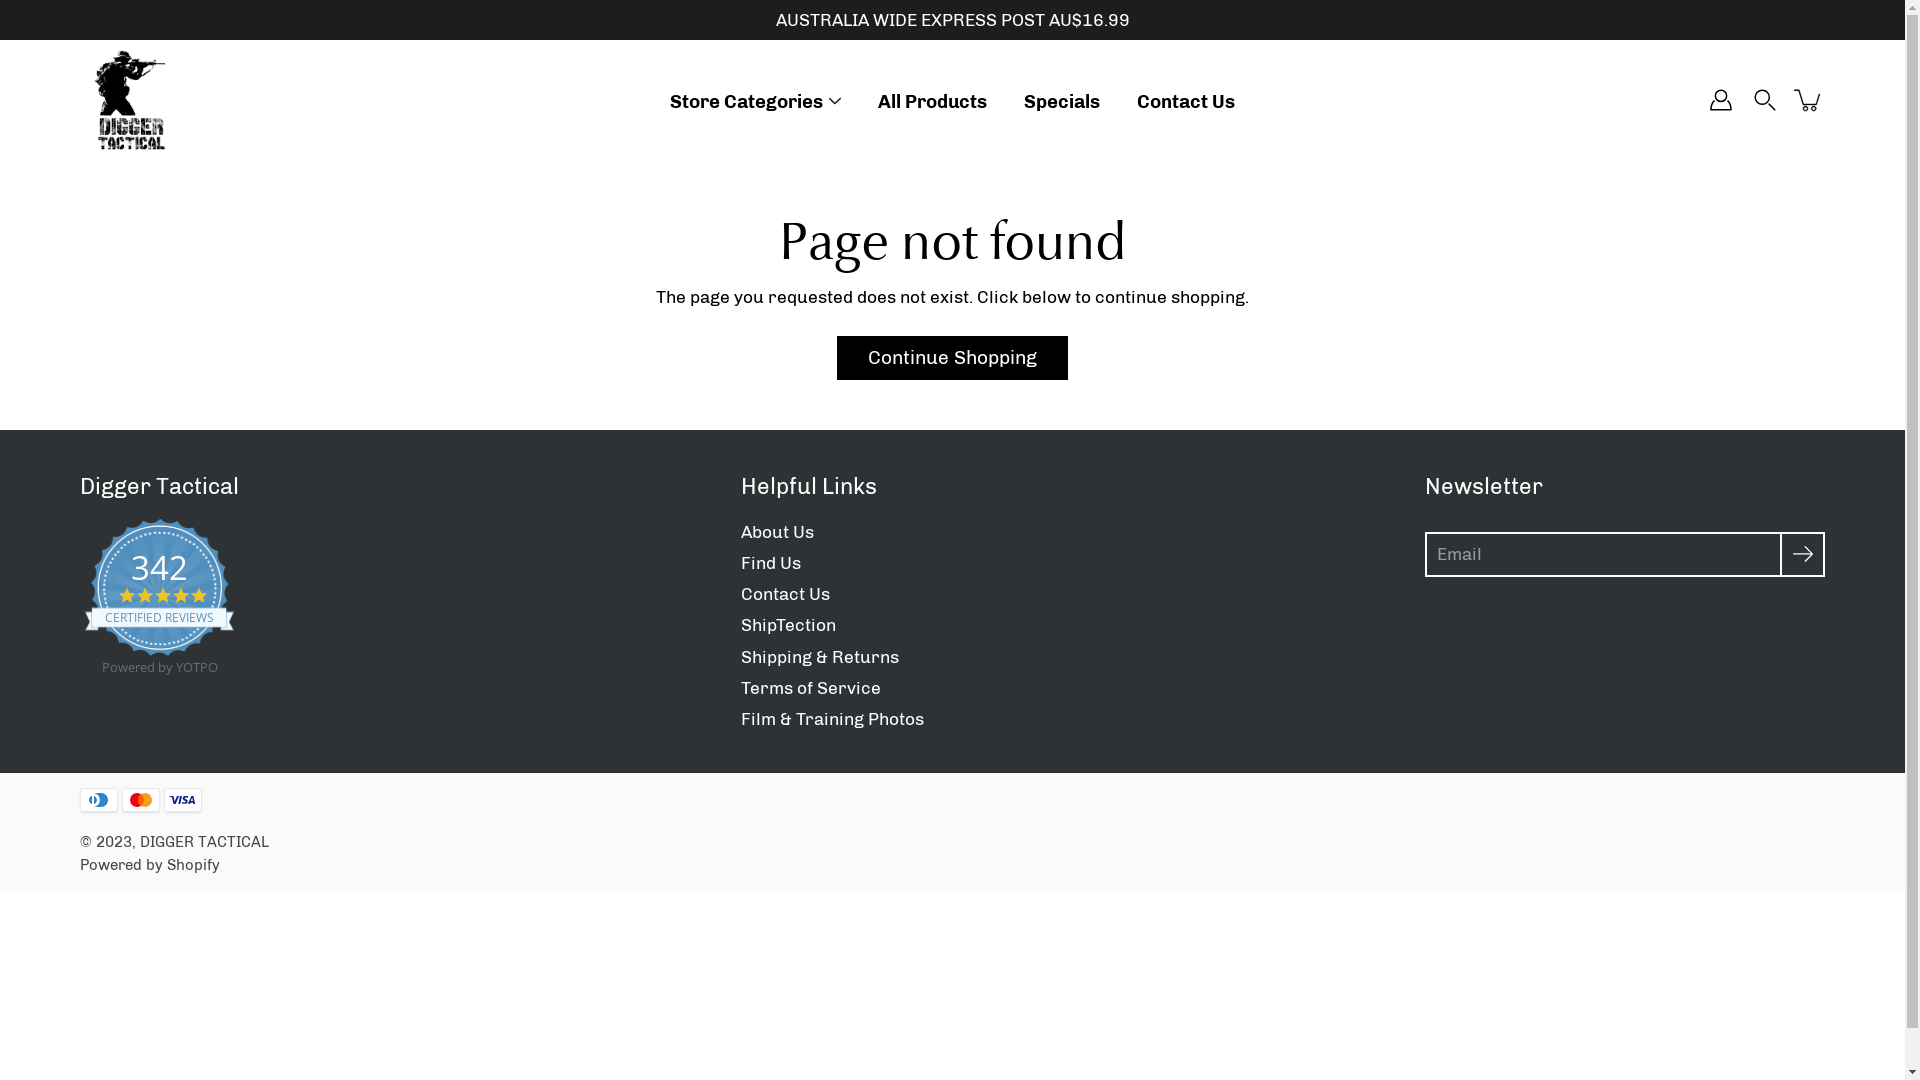 Image resolution: width=1920 pixels, height=1080 pixels. What do you see at coordinates (931, 101) in the screenshot?
I see `'All Products'` at bounding box center [931, 101].